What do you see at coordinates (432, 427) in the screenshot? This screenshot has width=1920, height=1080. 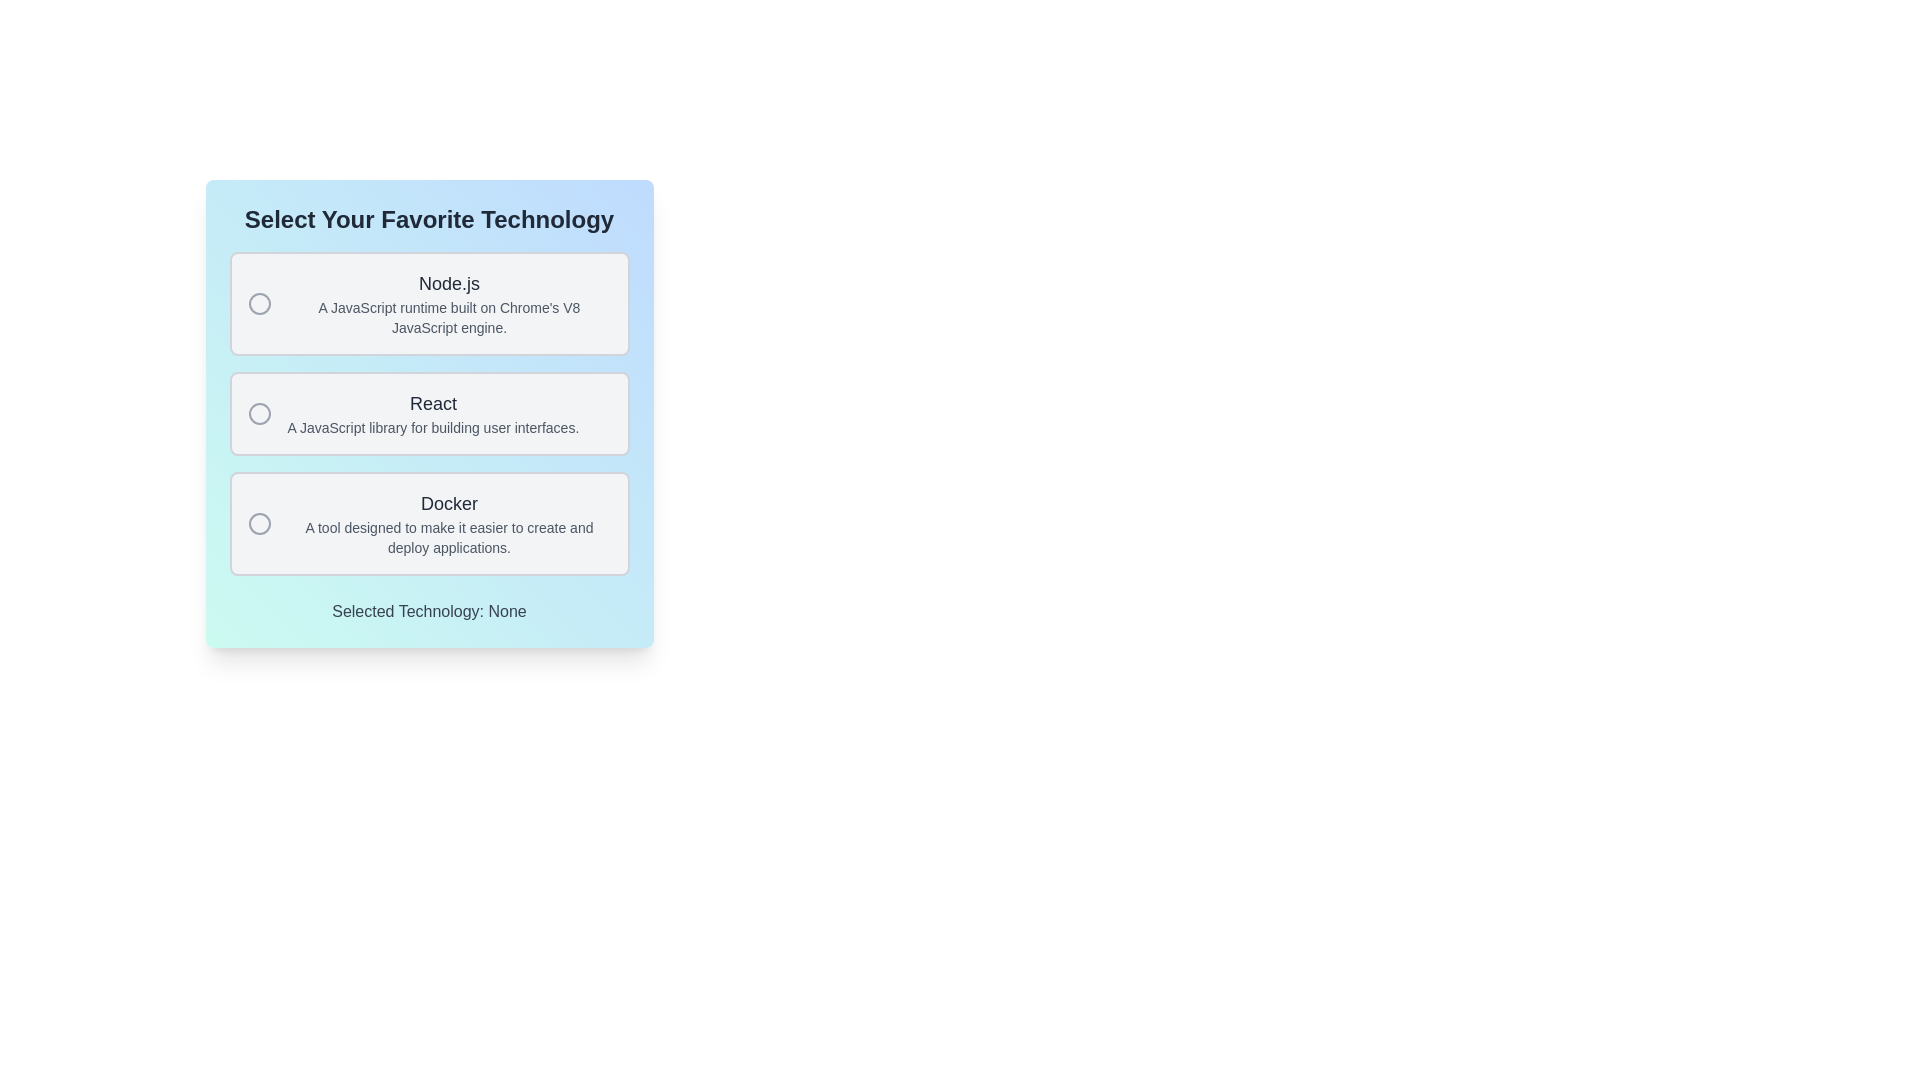 I see `the text label providing additional information about the 'React' option in the list of selectable technologies, located below the header 'React'` at bounding box center [432, 427].